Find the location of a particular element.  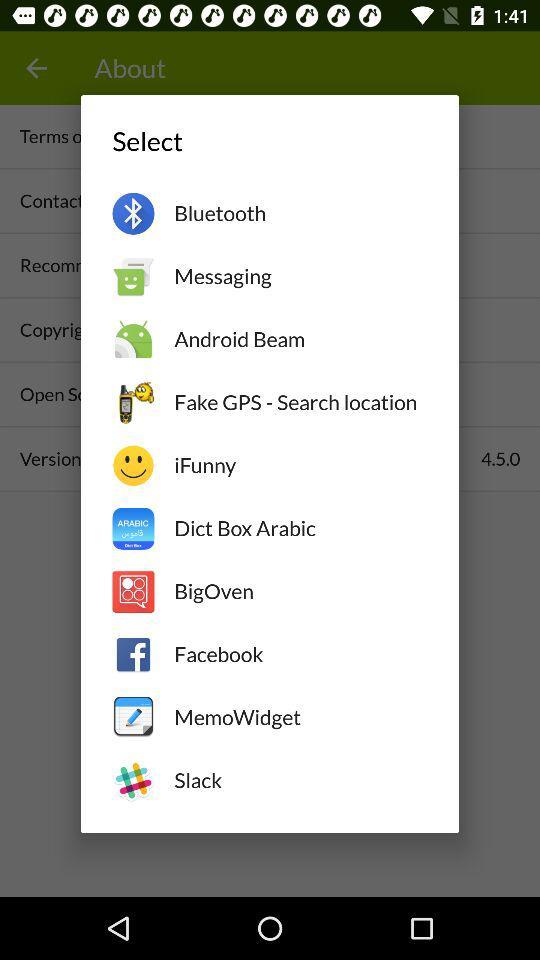

item above the bigoven item is located at coordinates (299, 527).